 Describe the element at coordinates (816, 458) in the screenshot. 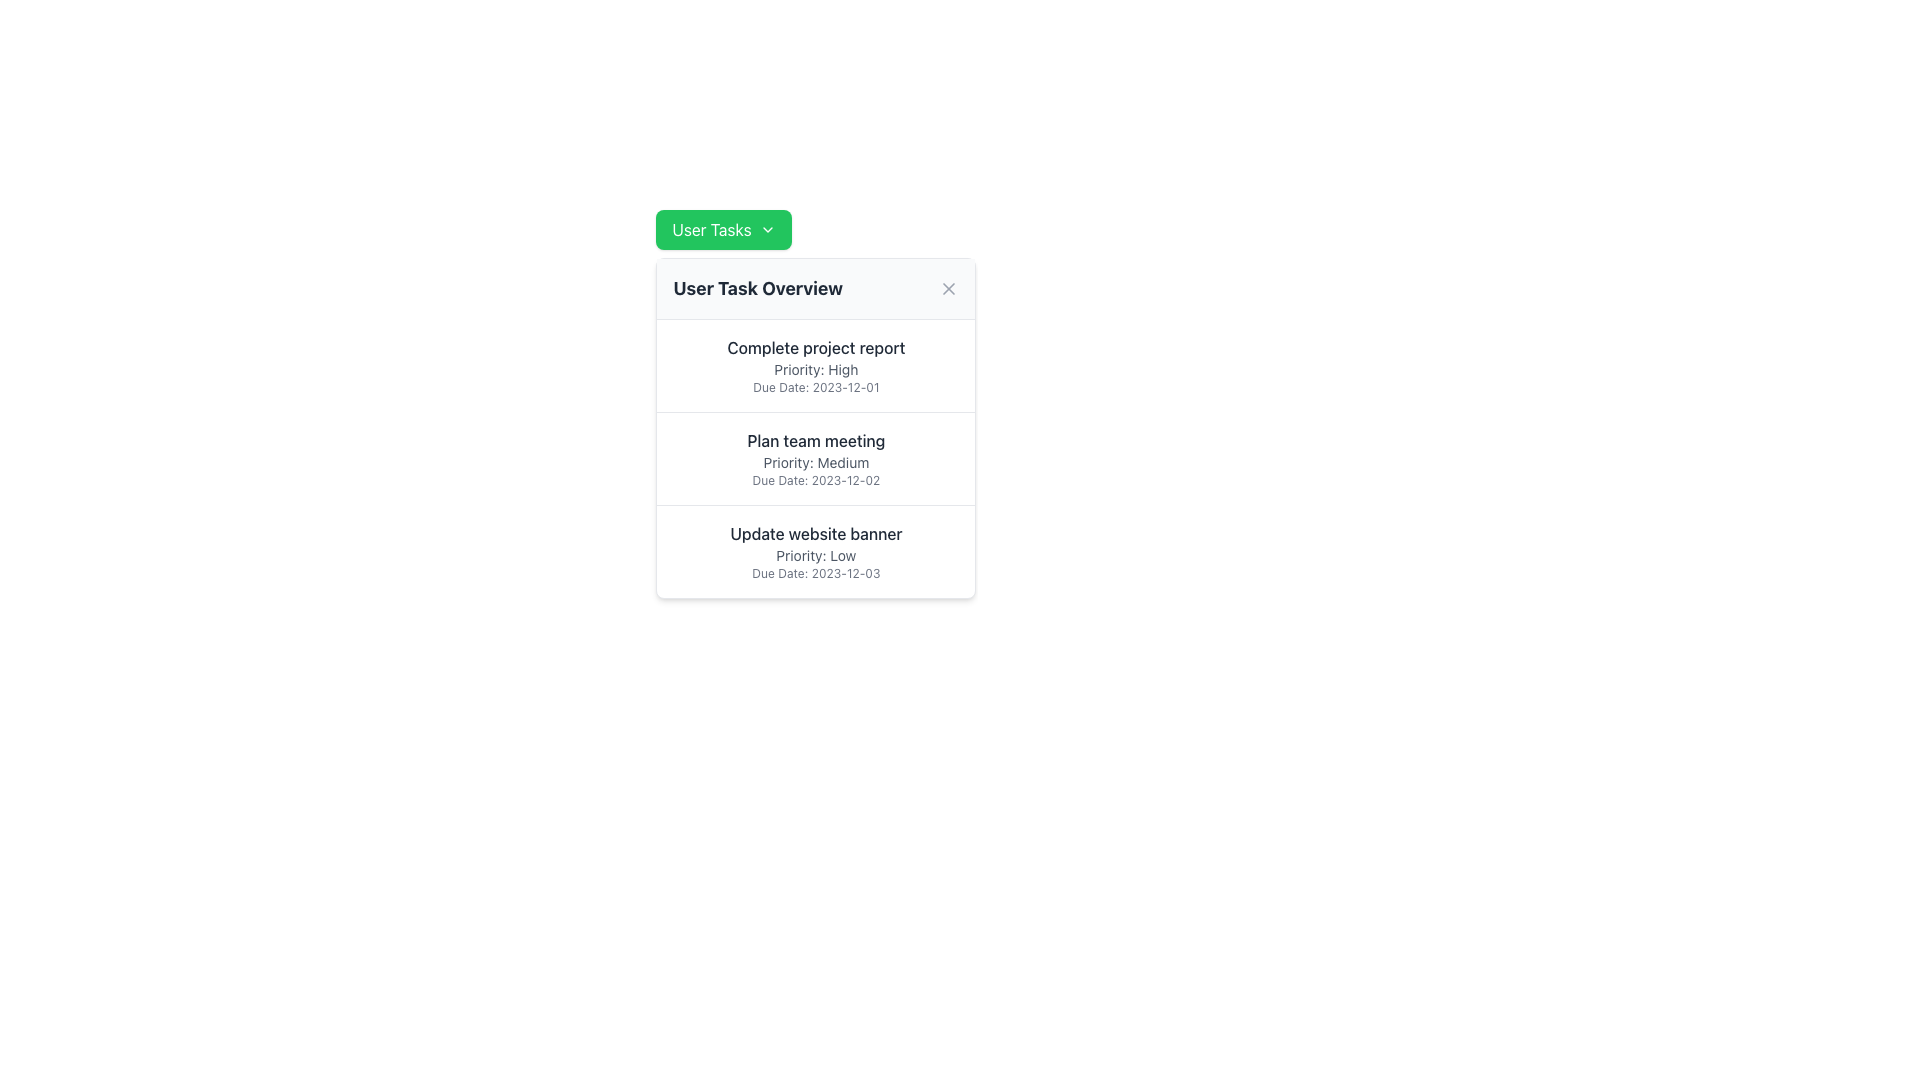

I see `the second task item in the task overview panel to mark it as complete` at that location.